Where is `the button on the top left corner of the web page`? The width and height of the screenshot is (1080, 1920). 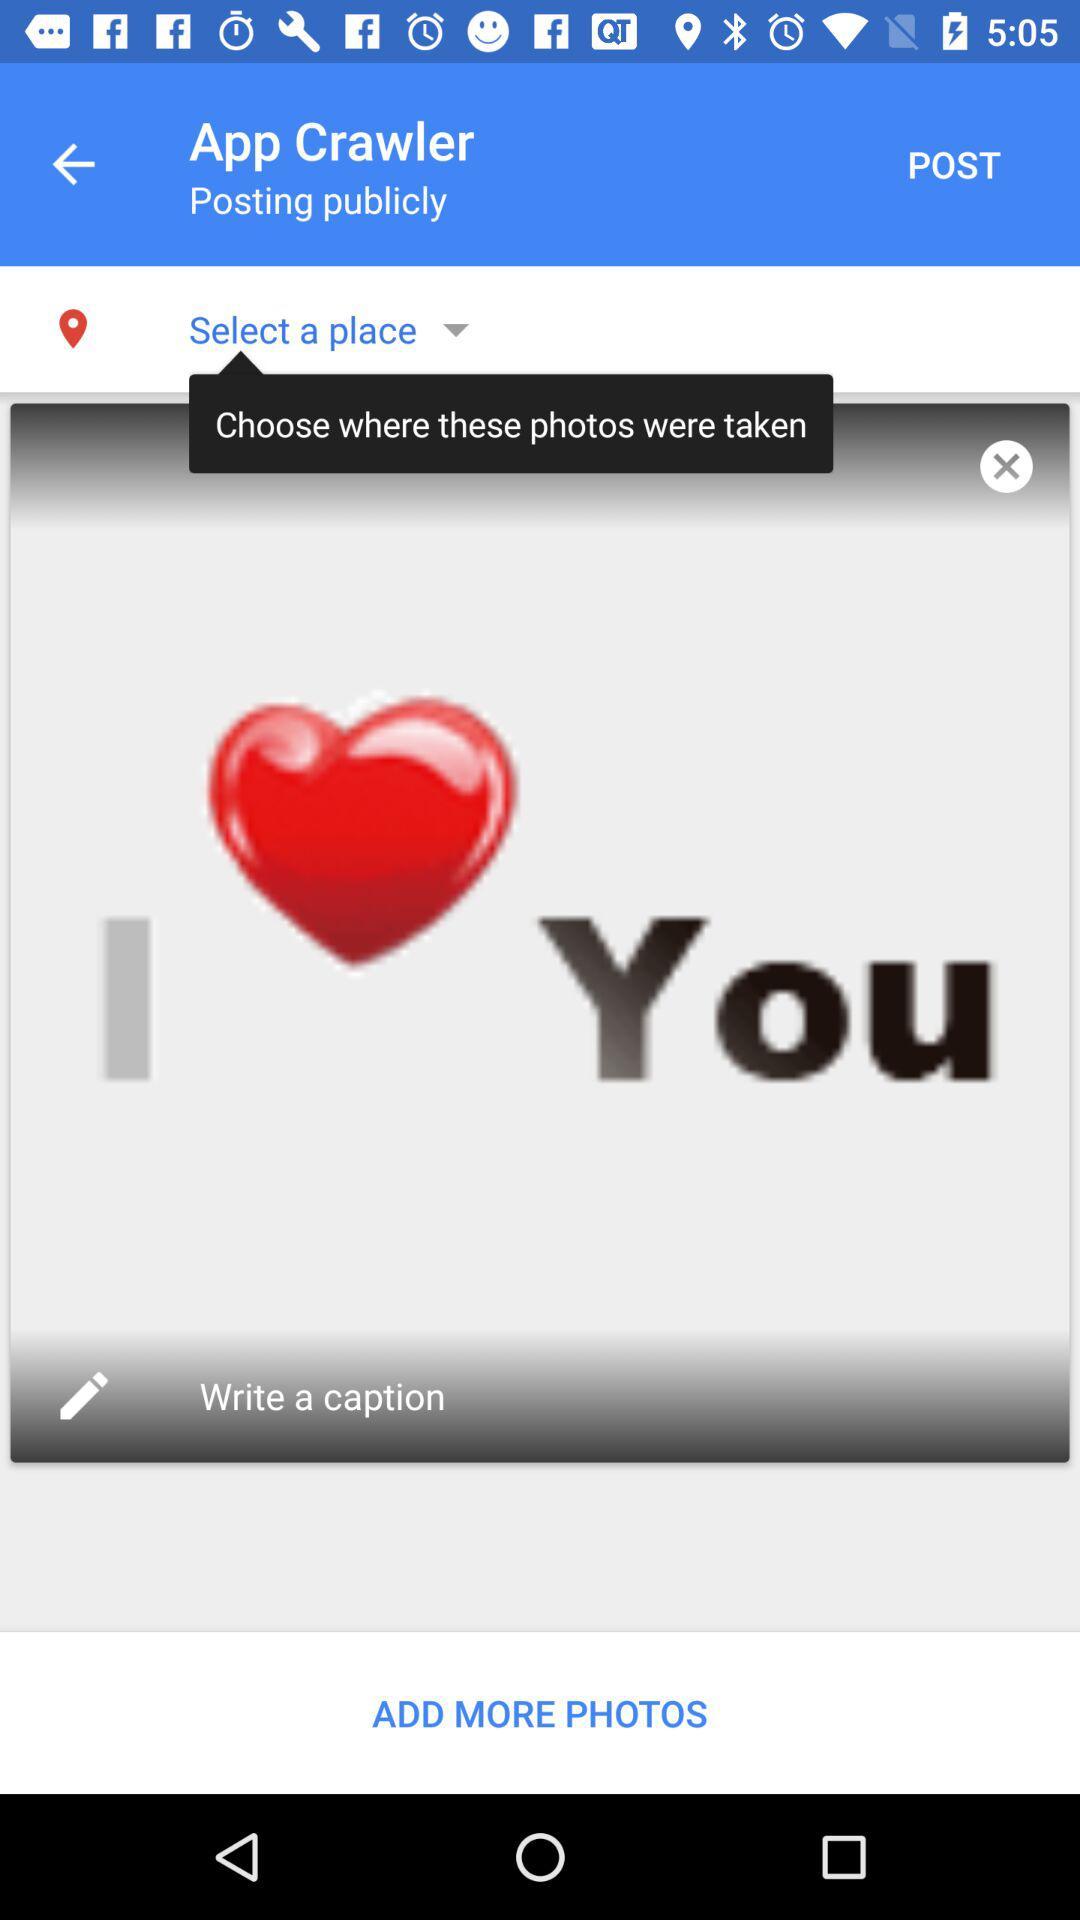 the button on the top left corner of the web page is located at coordinates (72, 163).